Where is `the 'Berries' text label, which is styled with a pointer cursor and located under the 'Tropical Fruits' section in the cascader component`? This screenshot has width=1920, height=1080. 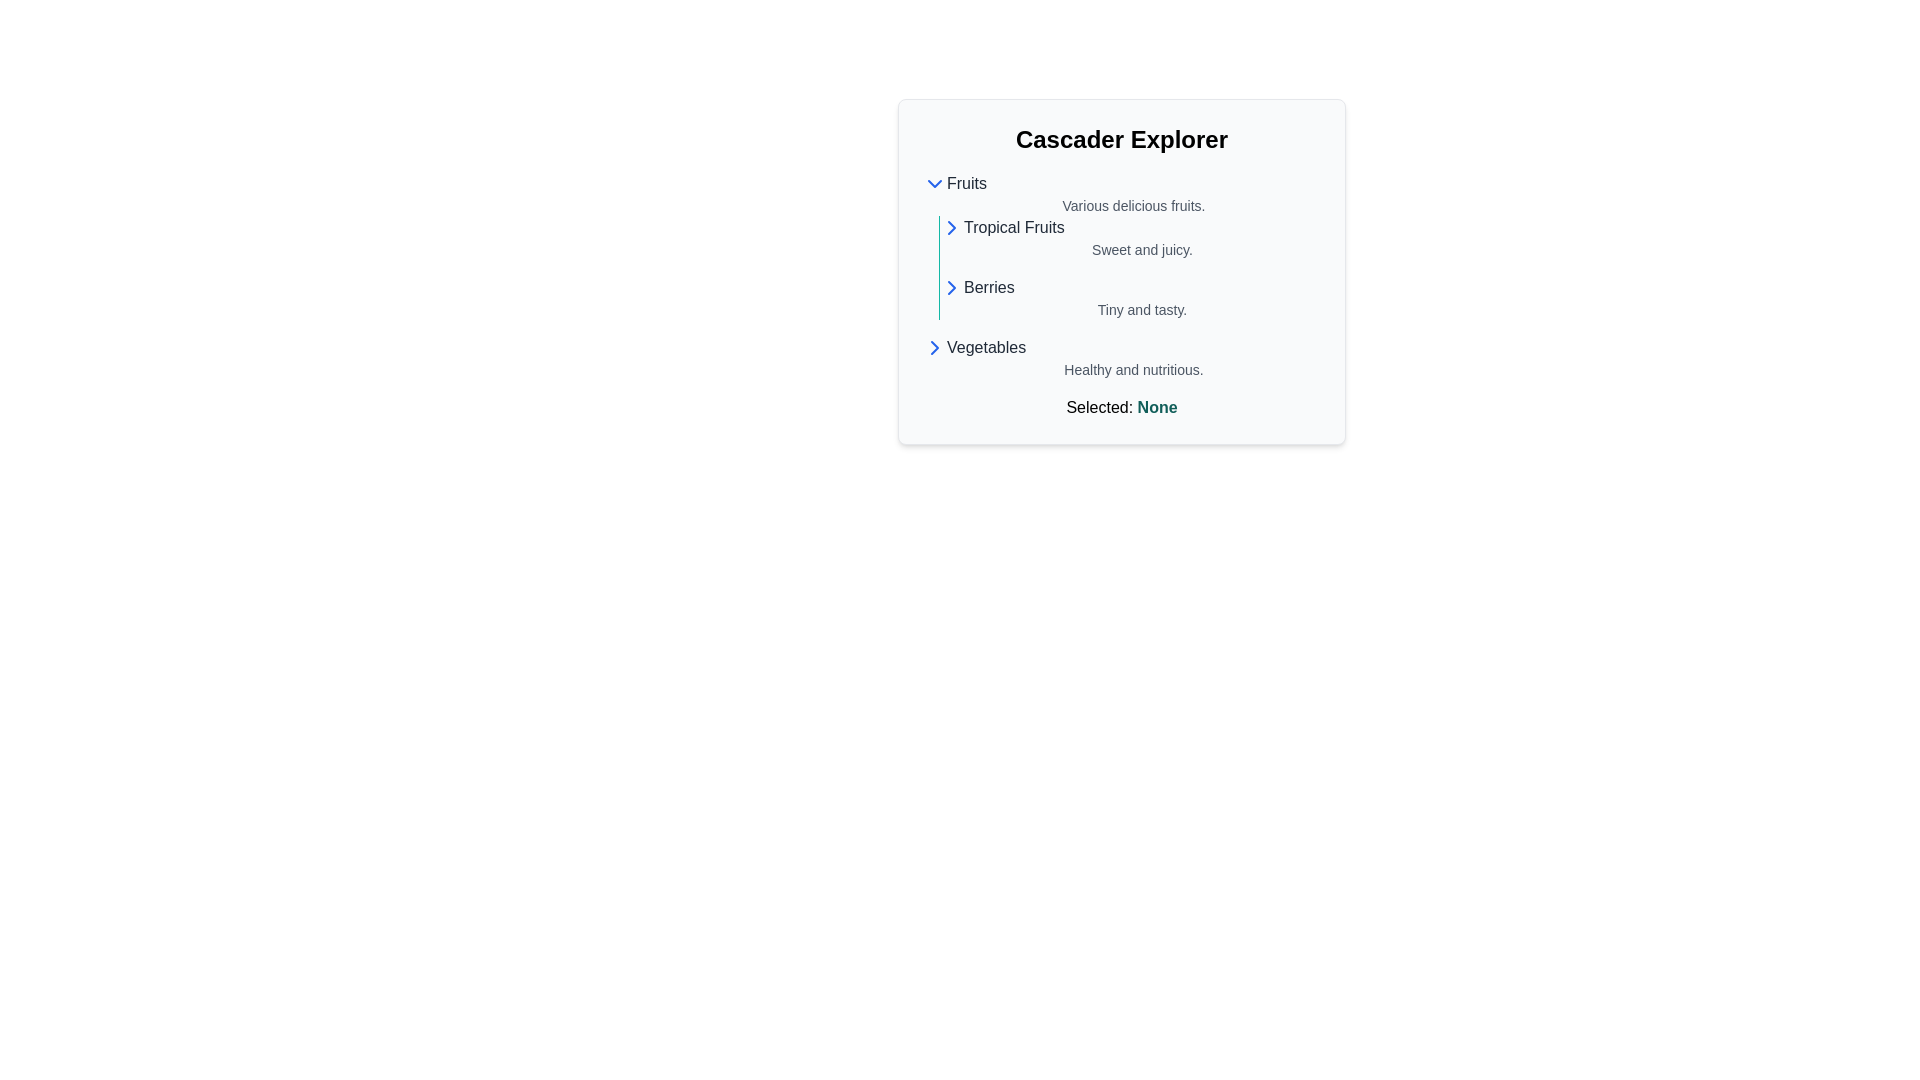 the 'Berries' text label, which is styled with a pointer cursor and located under the 'Tropical Fruits' section in the cascader component is located at coordinates (989, 288).